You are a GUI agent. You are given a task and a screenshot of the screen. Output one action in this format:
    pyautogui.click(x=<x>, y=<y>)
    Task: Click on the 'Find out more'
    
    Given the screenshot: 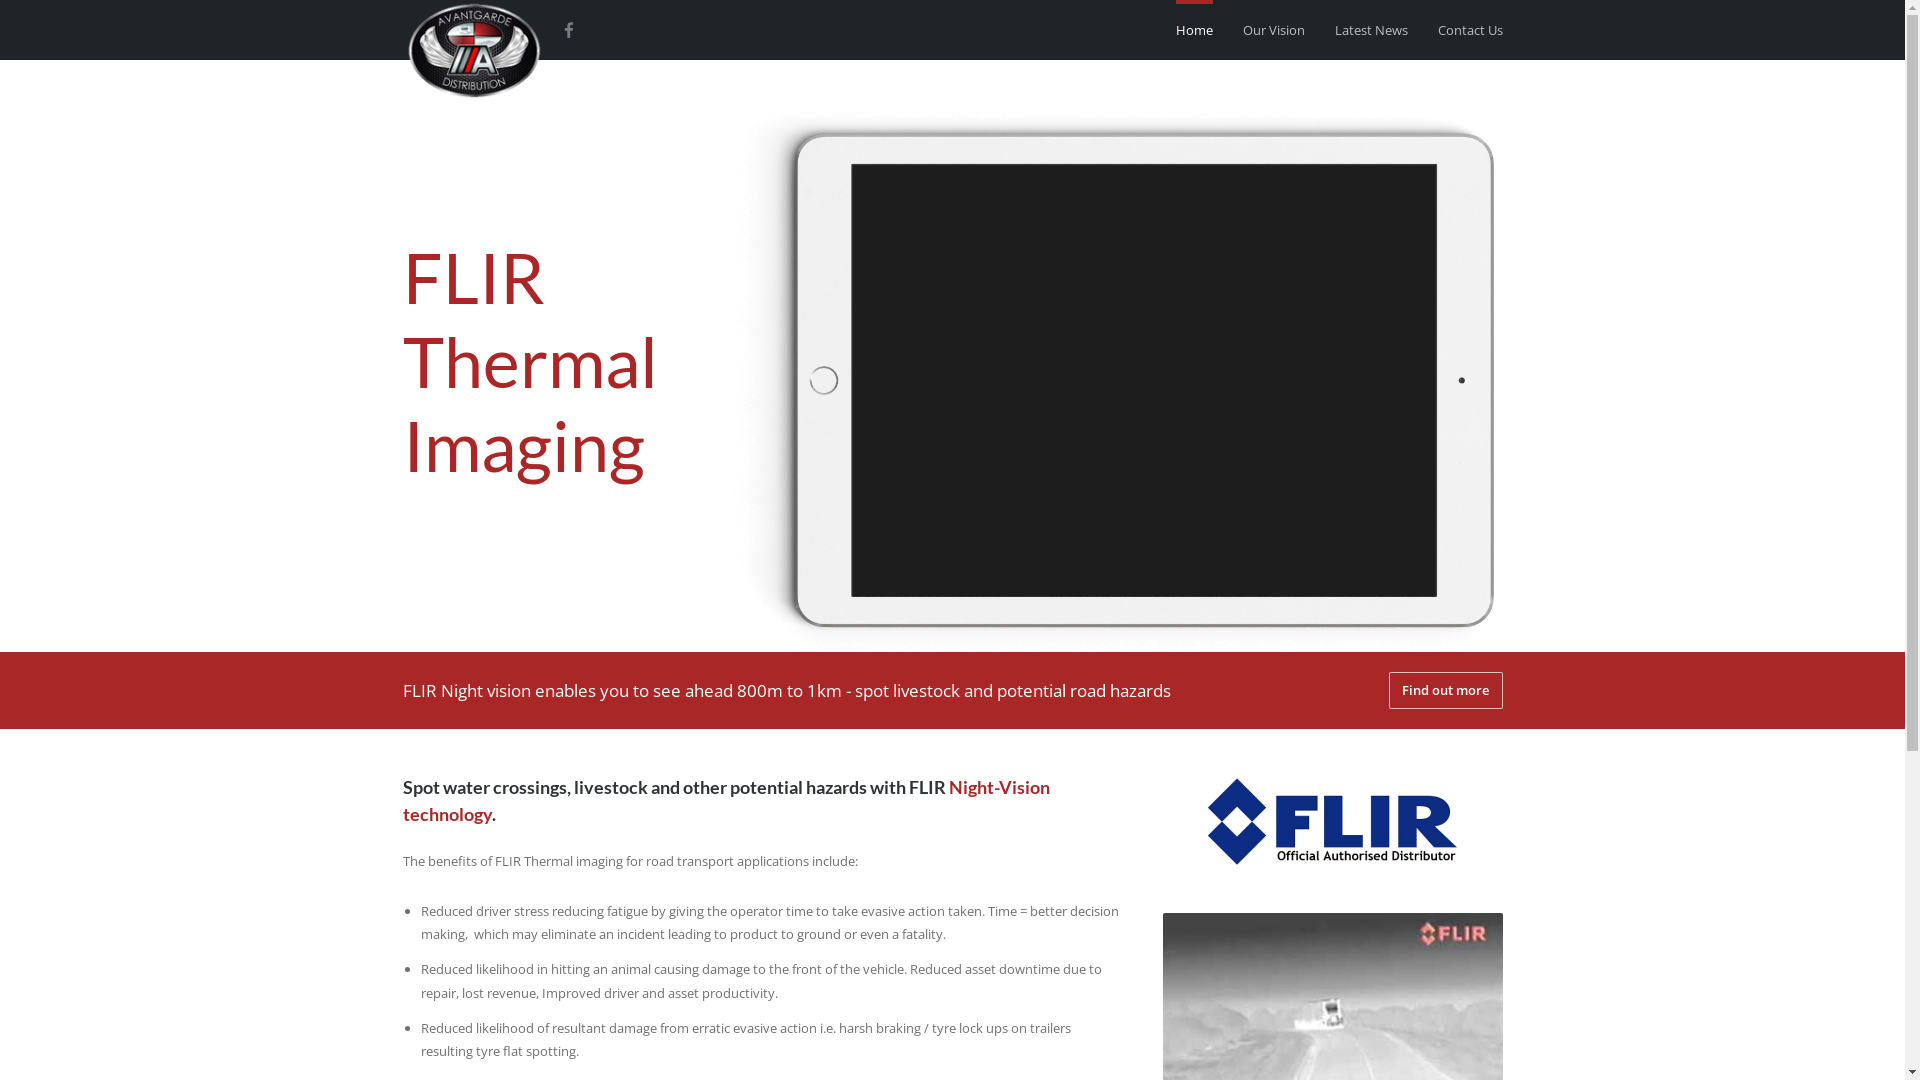 What is the action you would take?
    pyautogui.click(x=1387, y=689)
    